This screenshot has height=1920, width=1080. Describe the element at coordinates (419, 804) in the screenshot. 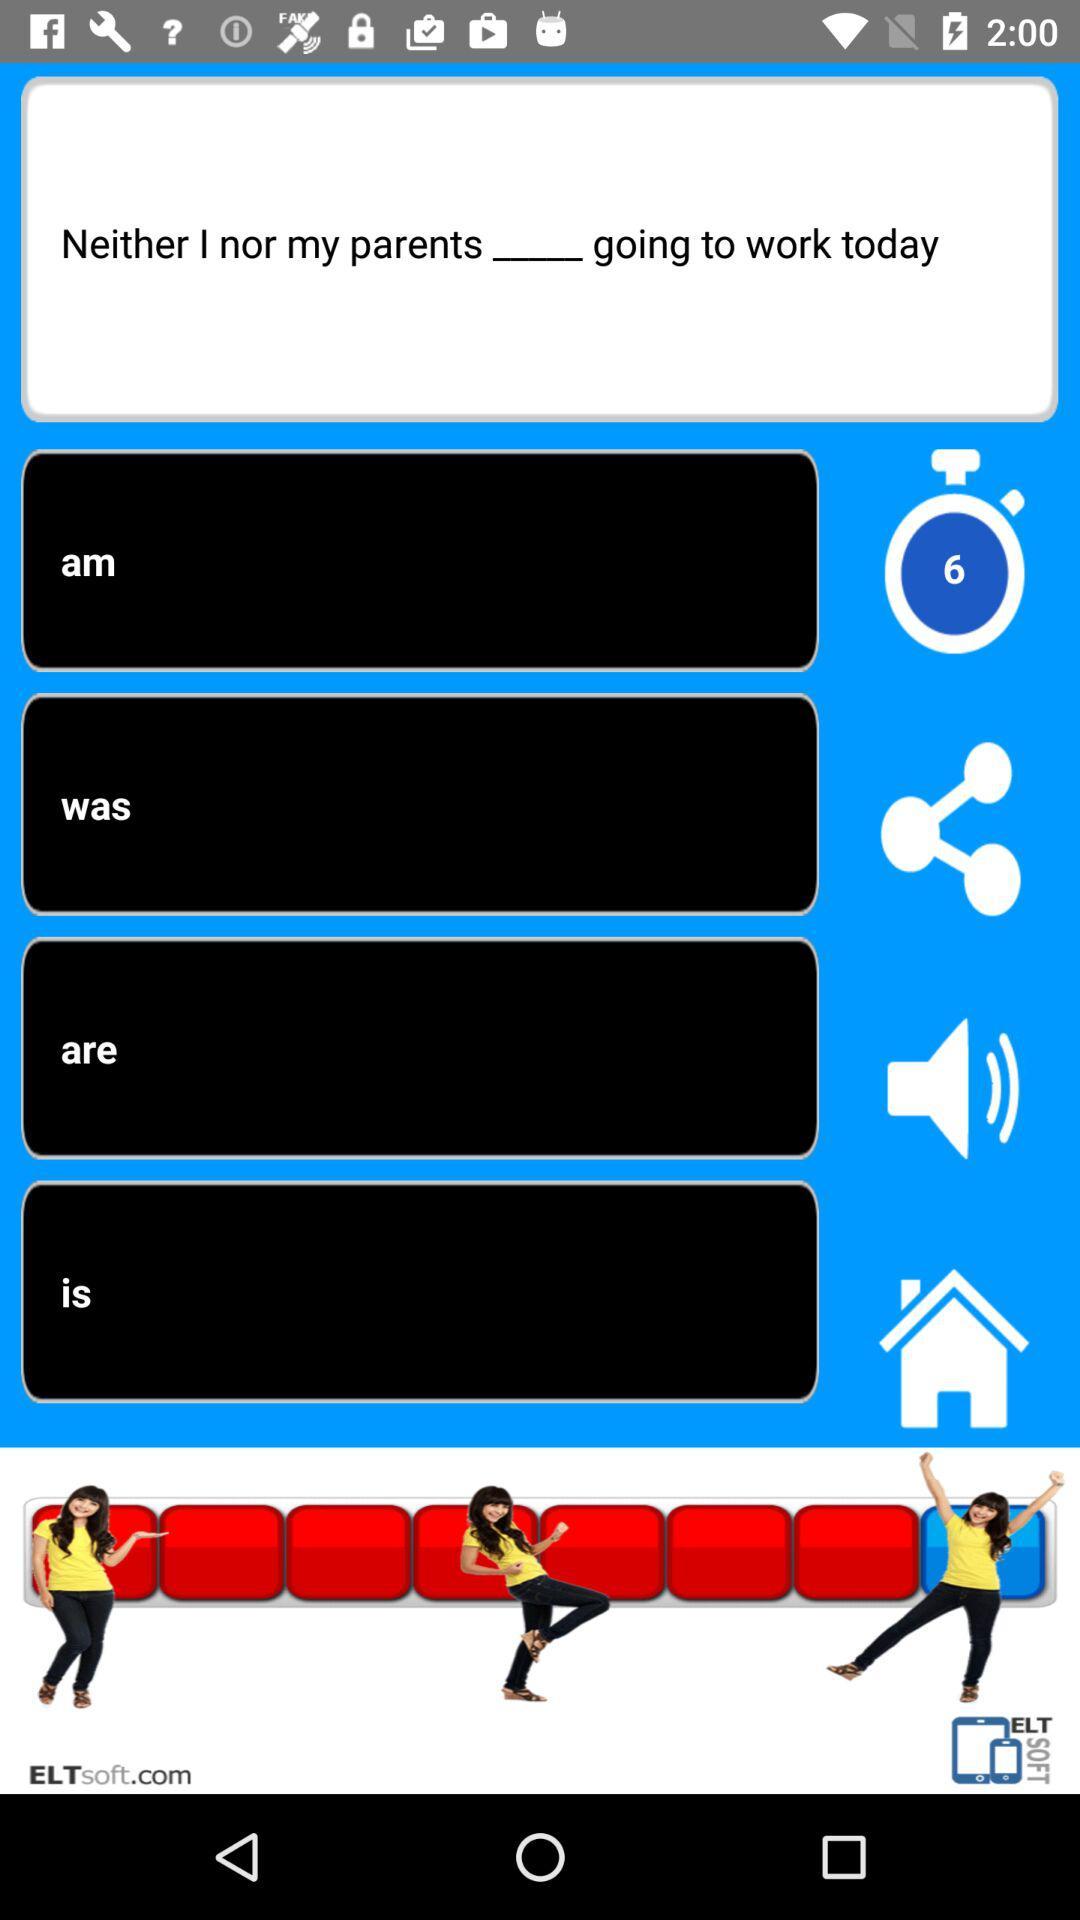

I see `the was icon` at that location.